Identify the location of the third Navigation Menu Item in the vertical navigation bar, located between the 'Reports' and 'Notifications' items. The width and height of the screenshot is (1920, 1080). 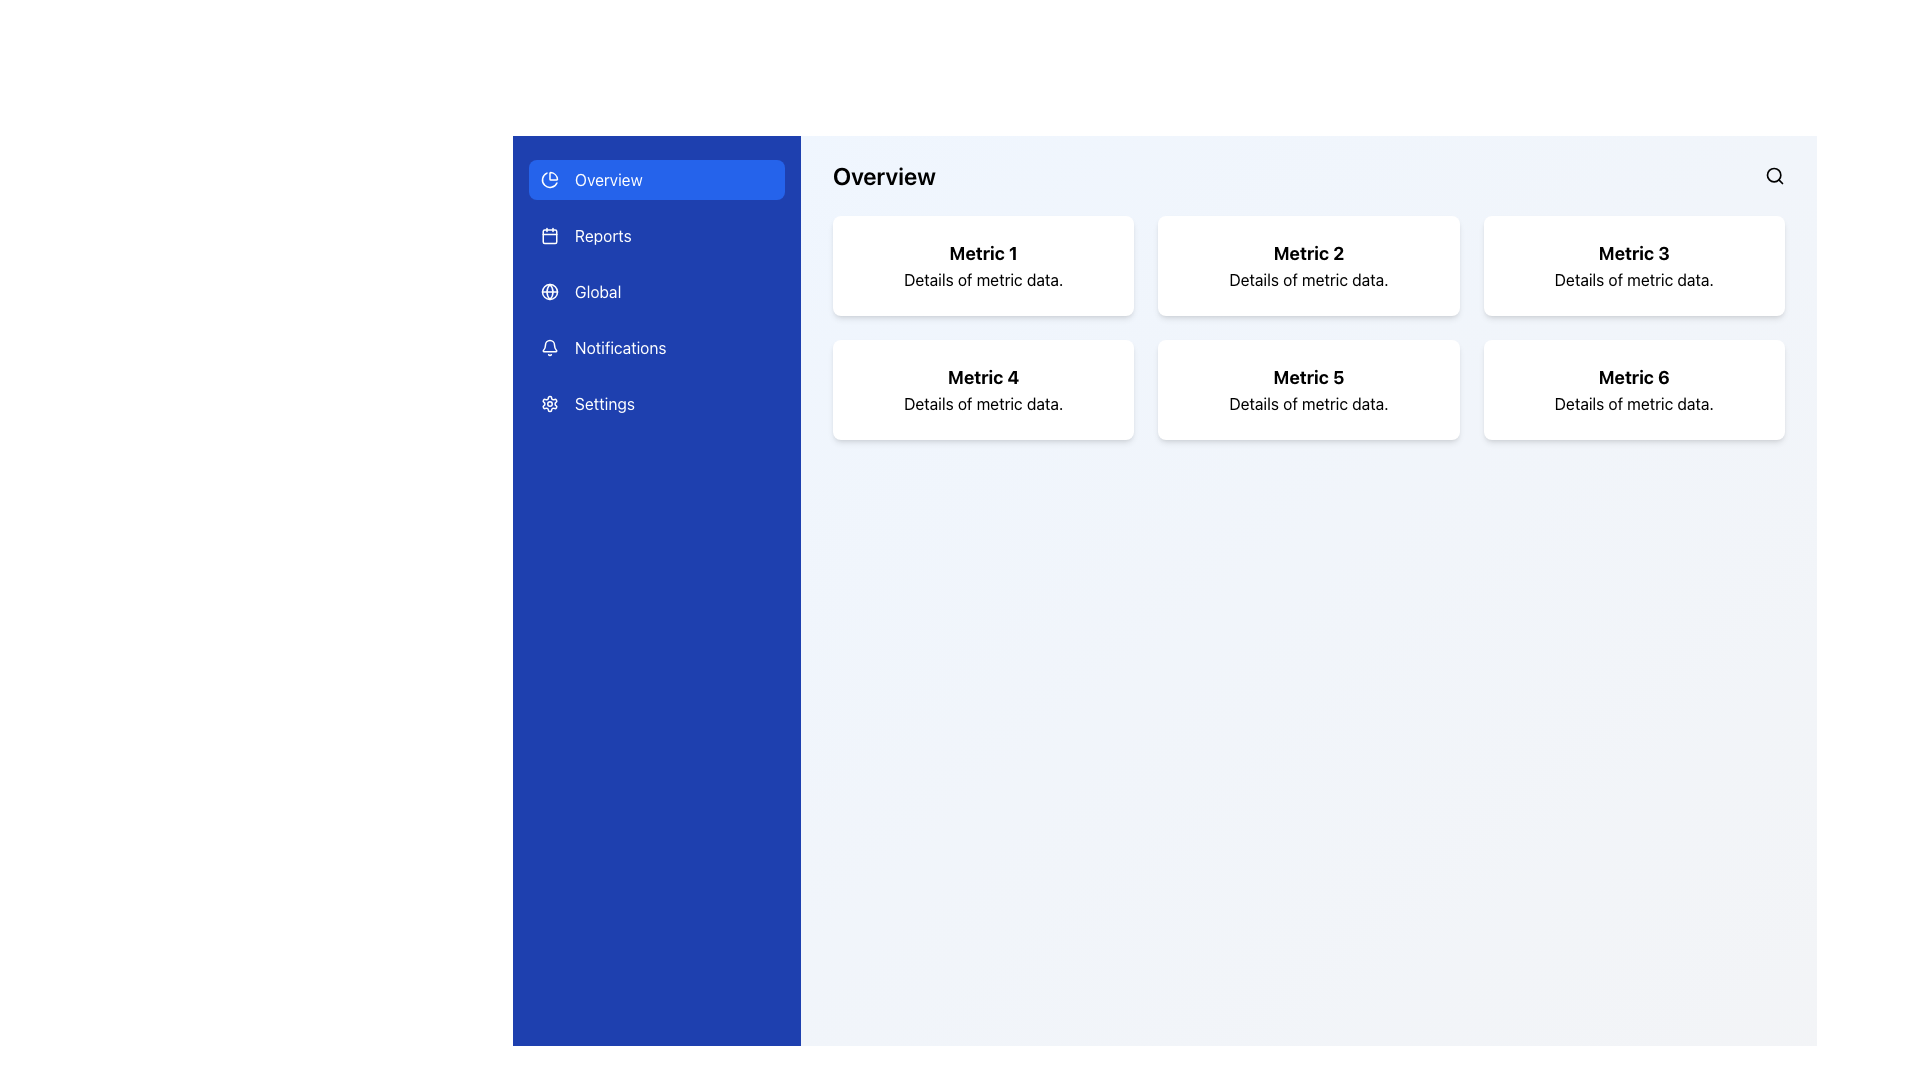
(657, 292).